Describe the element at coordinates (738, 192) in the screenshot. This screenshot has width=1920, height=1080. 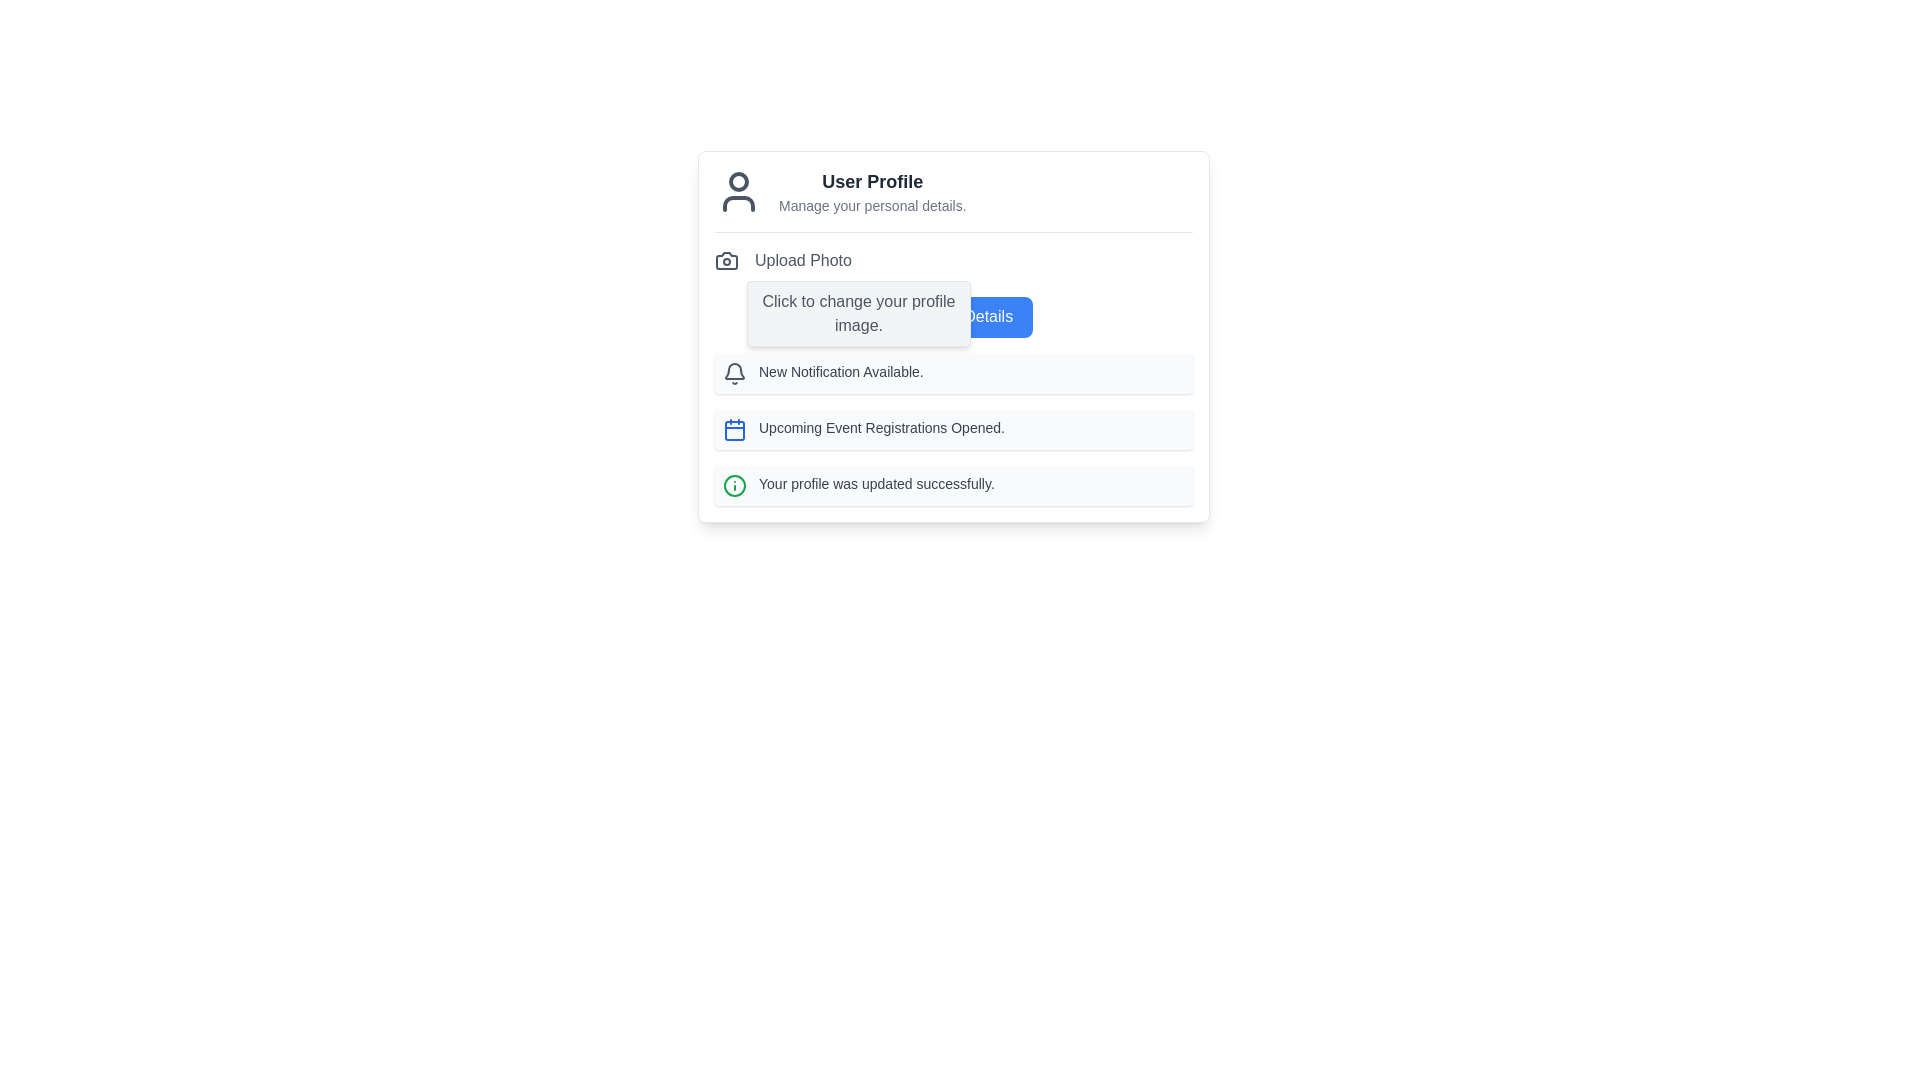
I see `the SVG icon representing a user profile silhouette, which is styled in gray and located in the header section of the card` at that location.